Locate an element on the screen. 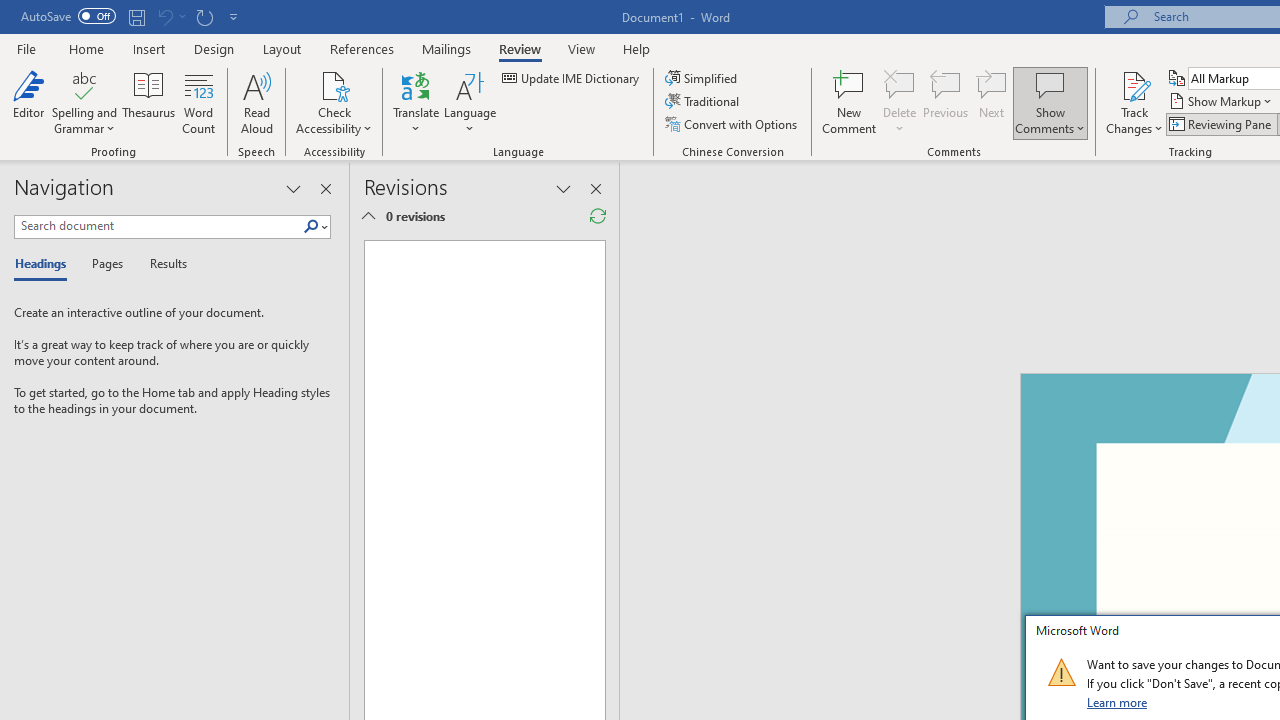  'Delete' is located at coordinates (899, 103).